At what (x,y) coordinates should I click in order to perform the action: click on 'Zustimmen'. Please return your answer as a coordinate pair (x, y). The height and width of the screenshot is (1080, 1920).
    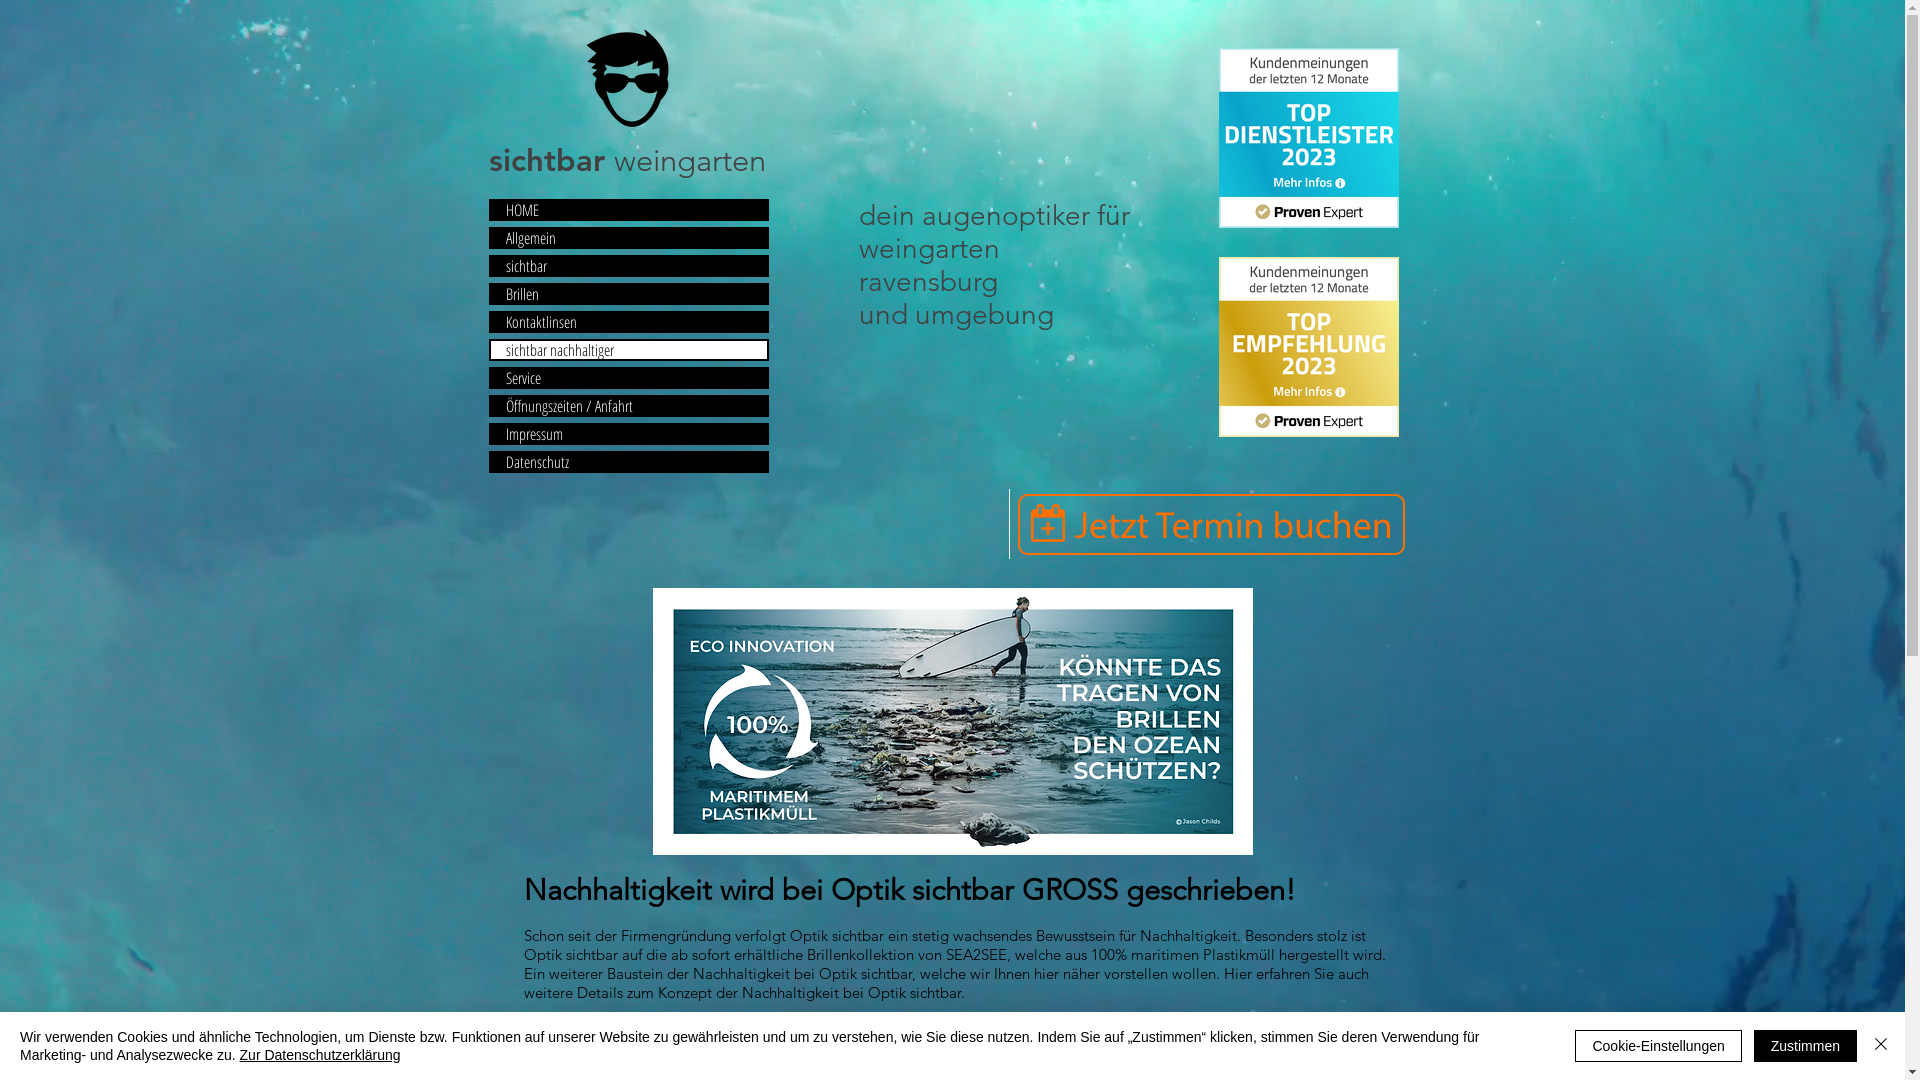
    Looking at the image, I should click on (1805, 1044).